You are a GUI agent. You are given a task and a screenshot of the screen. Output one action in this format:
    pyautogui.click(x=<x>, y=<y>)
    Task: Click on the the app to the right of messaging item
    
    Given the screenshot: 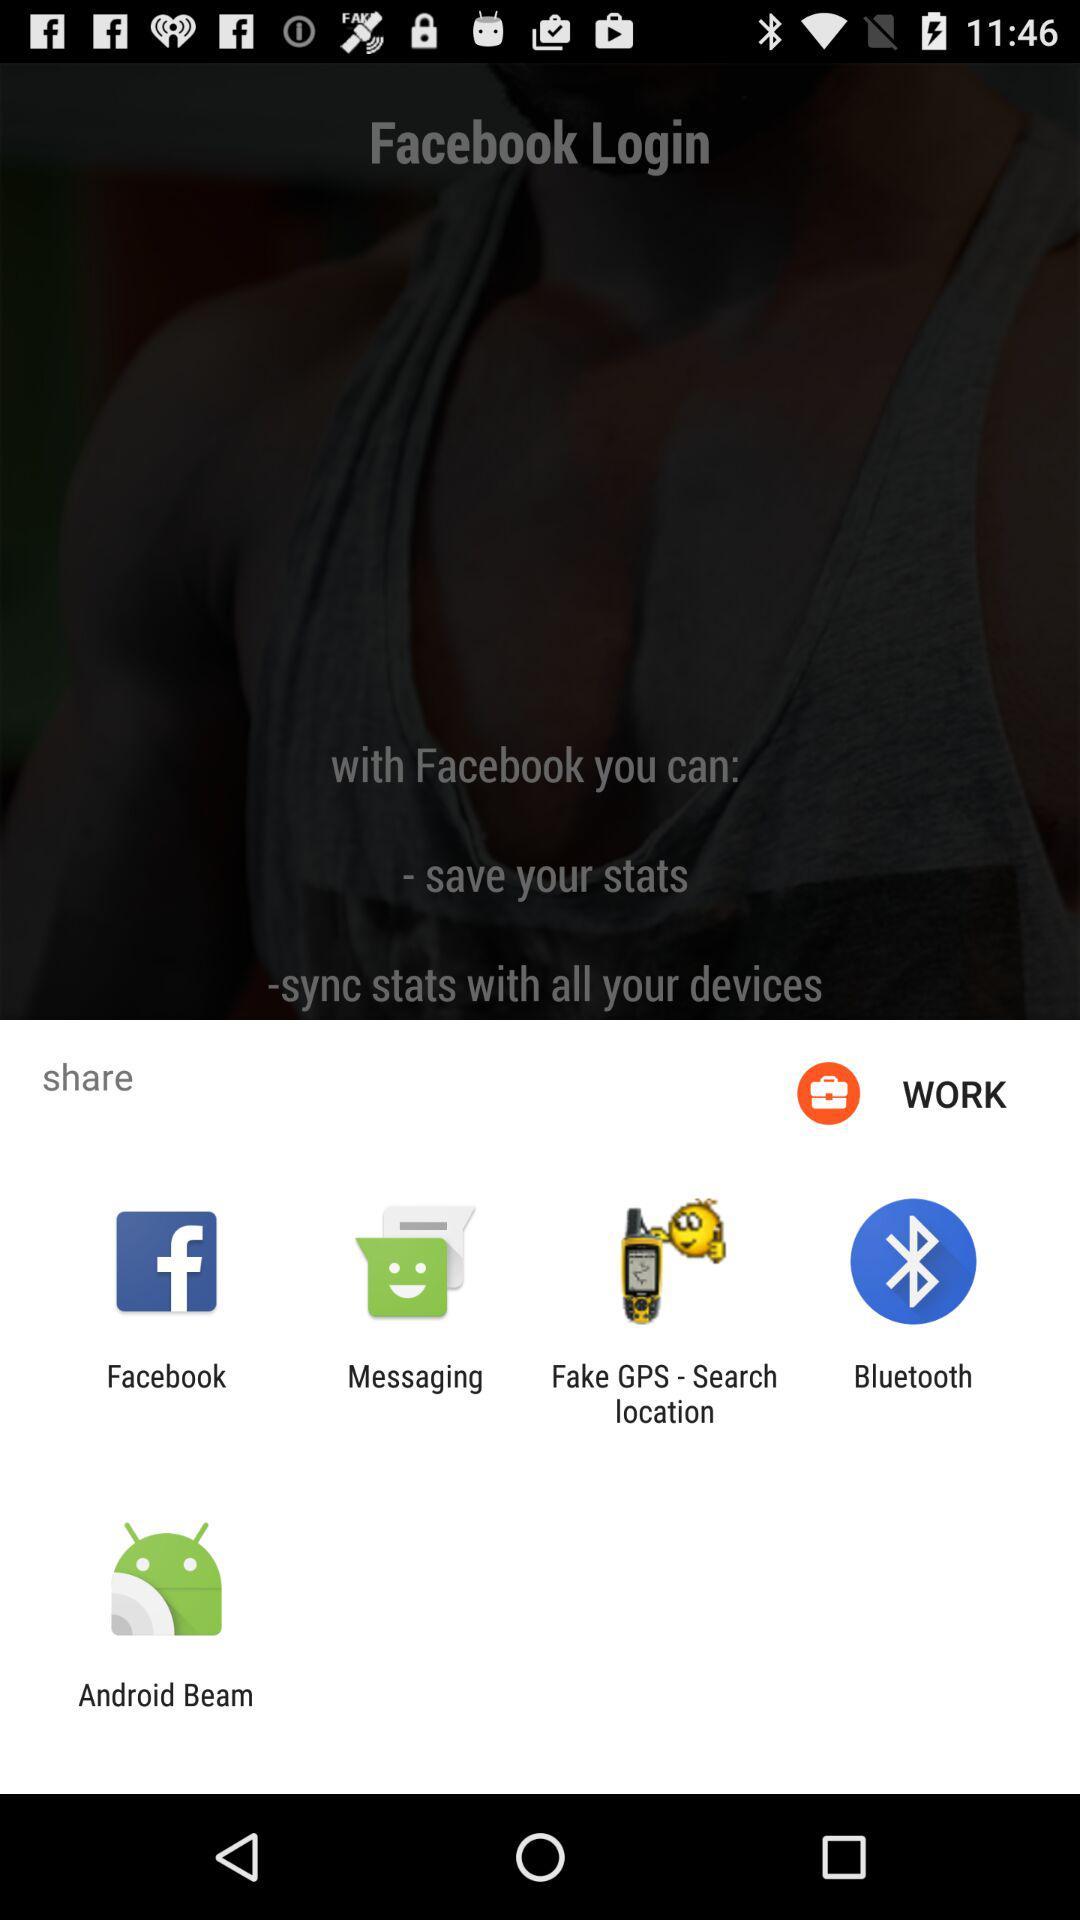 What is the action you would take?
    pyautogui.click(x=664, y=1392)
    